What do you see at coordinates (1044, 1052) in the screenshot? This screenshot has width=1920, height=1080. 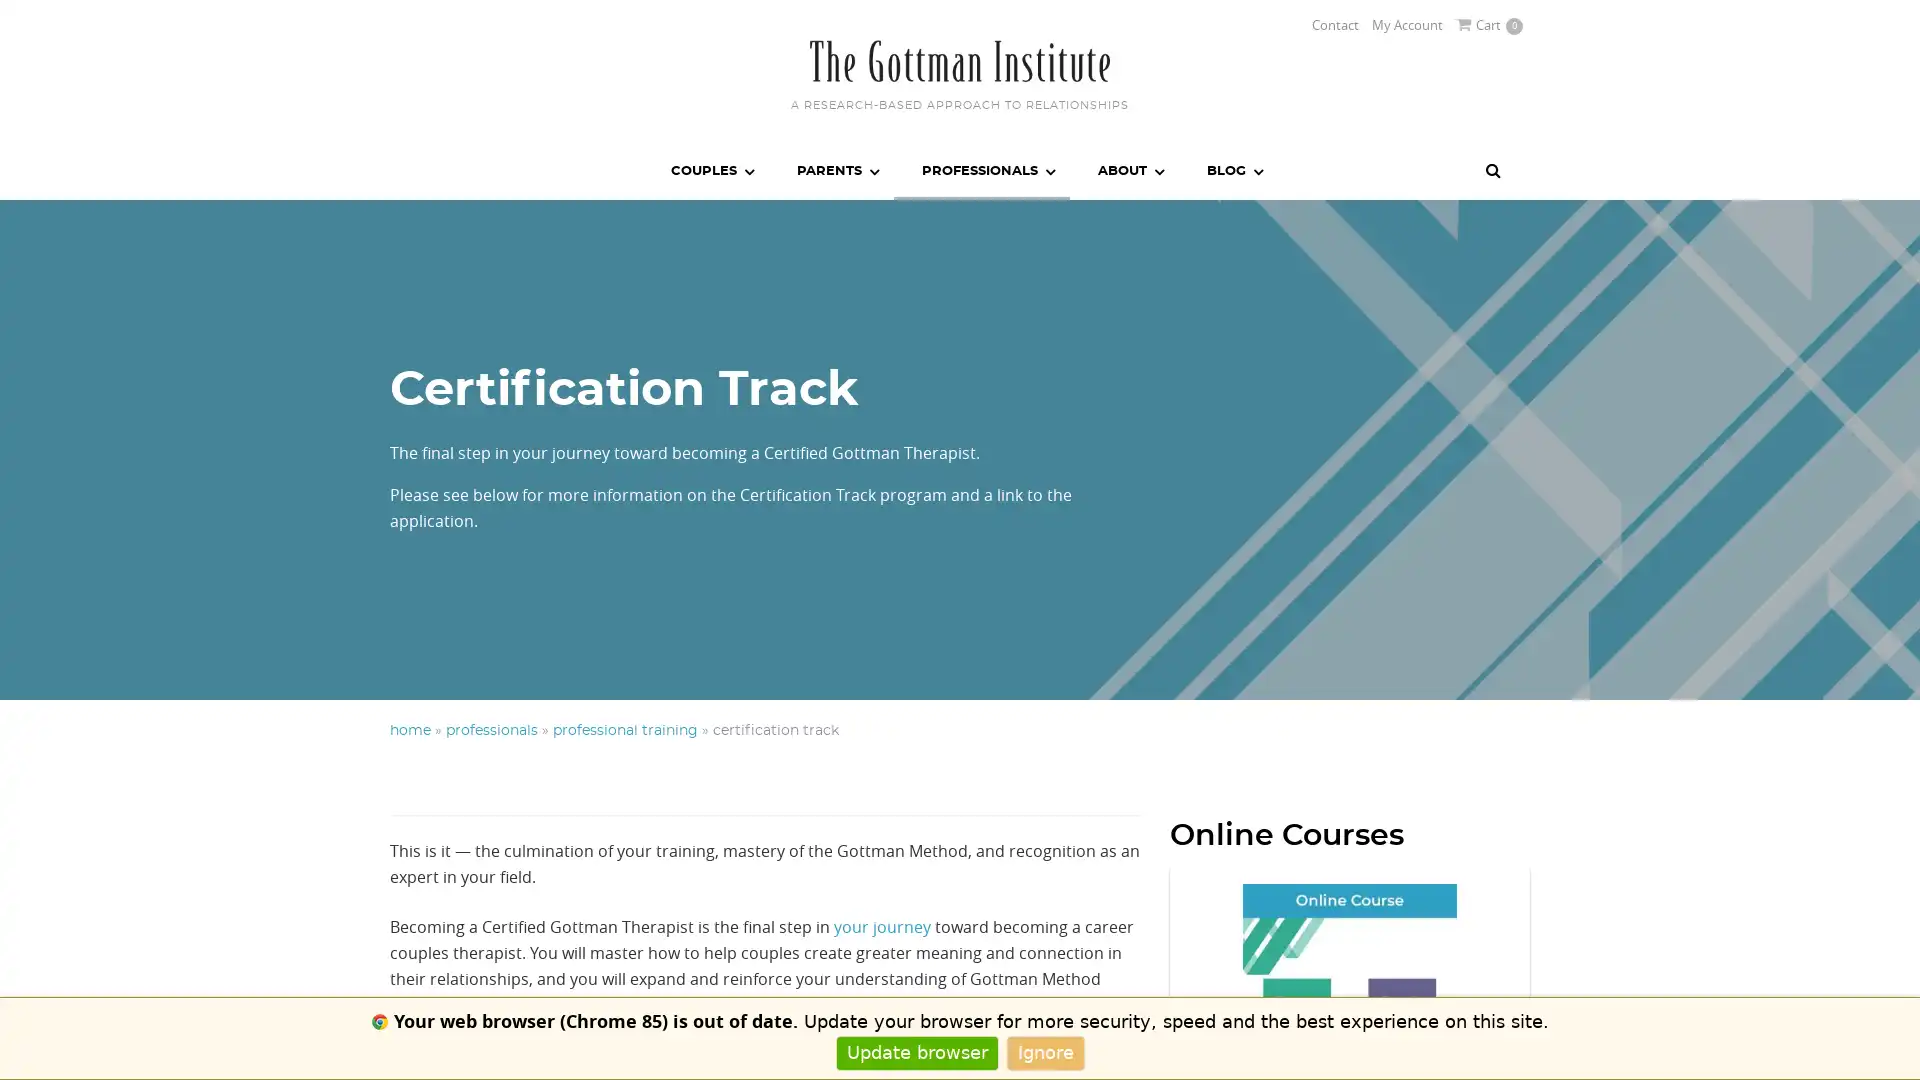 I see `Ignore` at bounding box center [1044, 1052].